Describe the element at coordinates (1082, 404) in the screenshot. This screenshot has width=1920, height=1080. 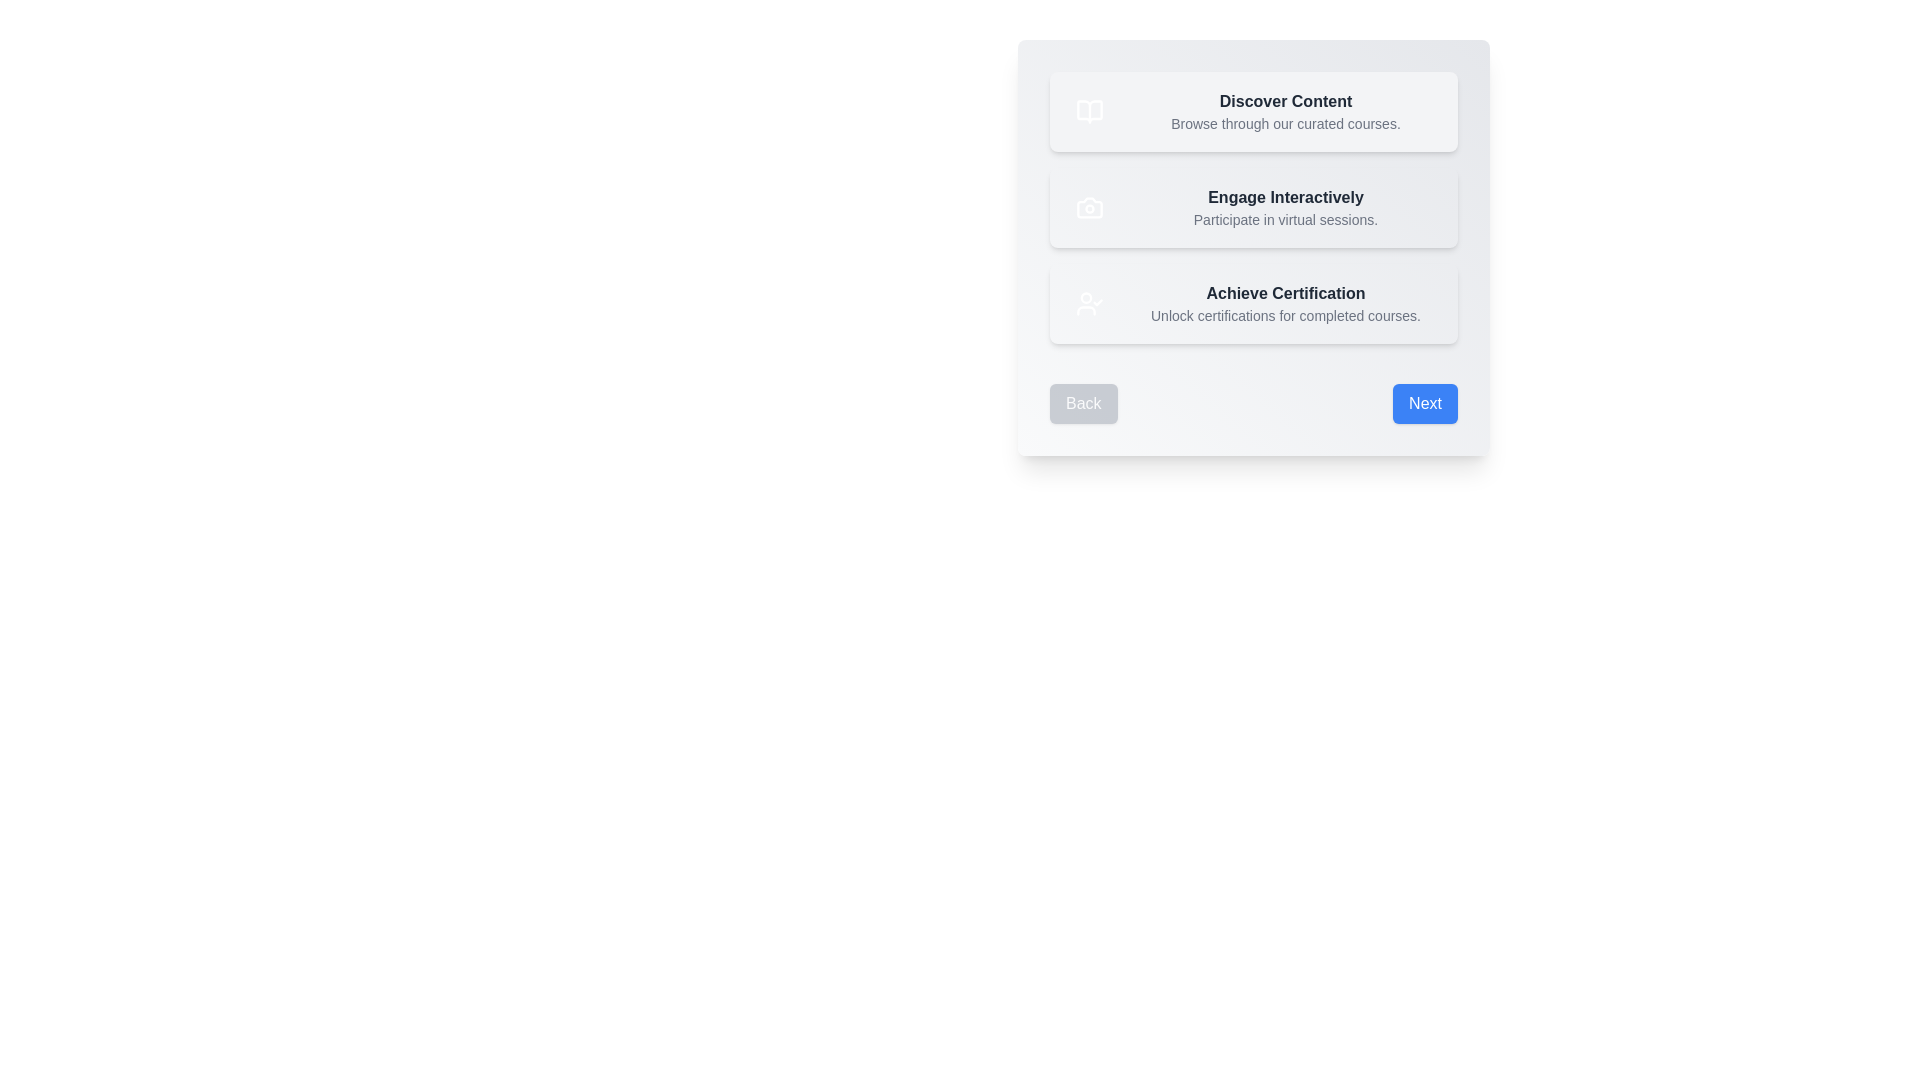
I see `the 'Back' button to navigate to the previous step` at that location.